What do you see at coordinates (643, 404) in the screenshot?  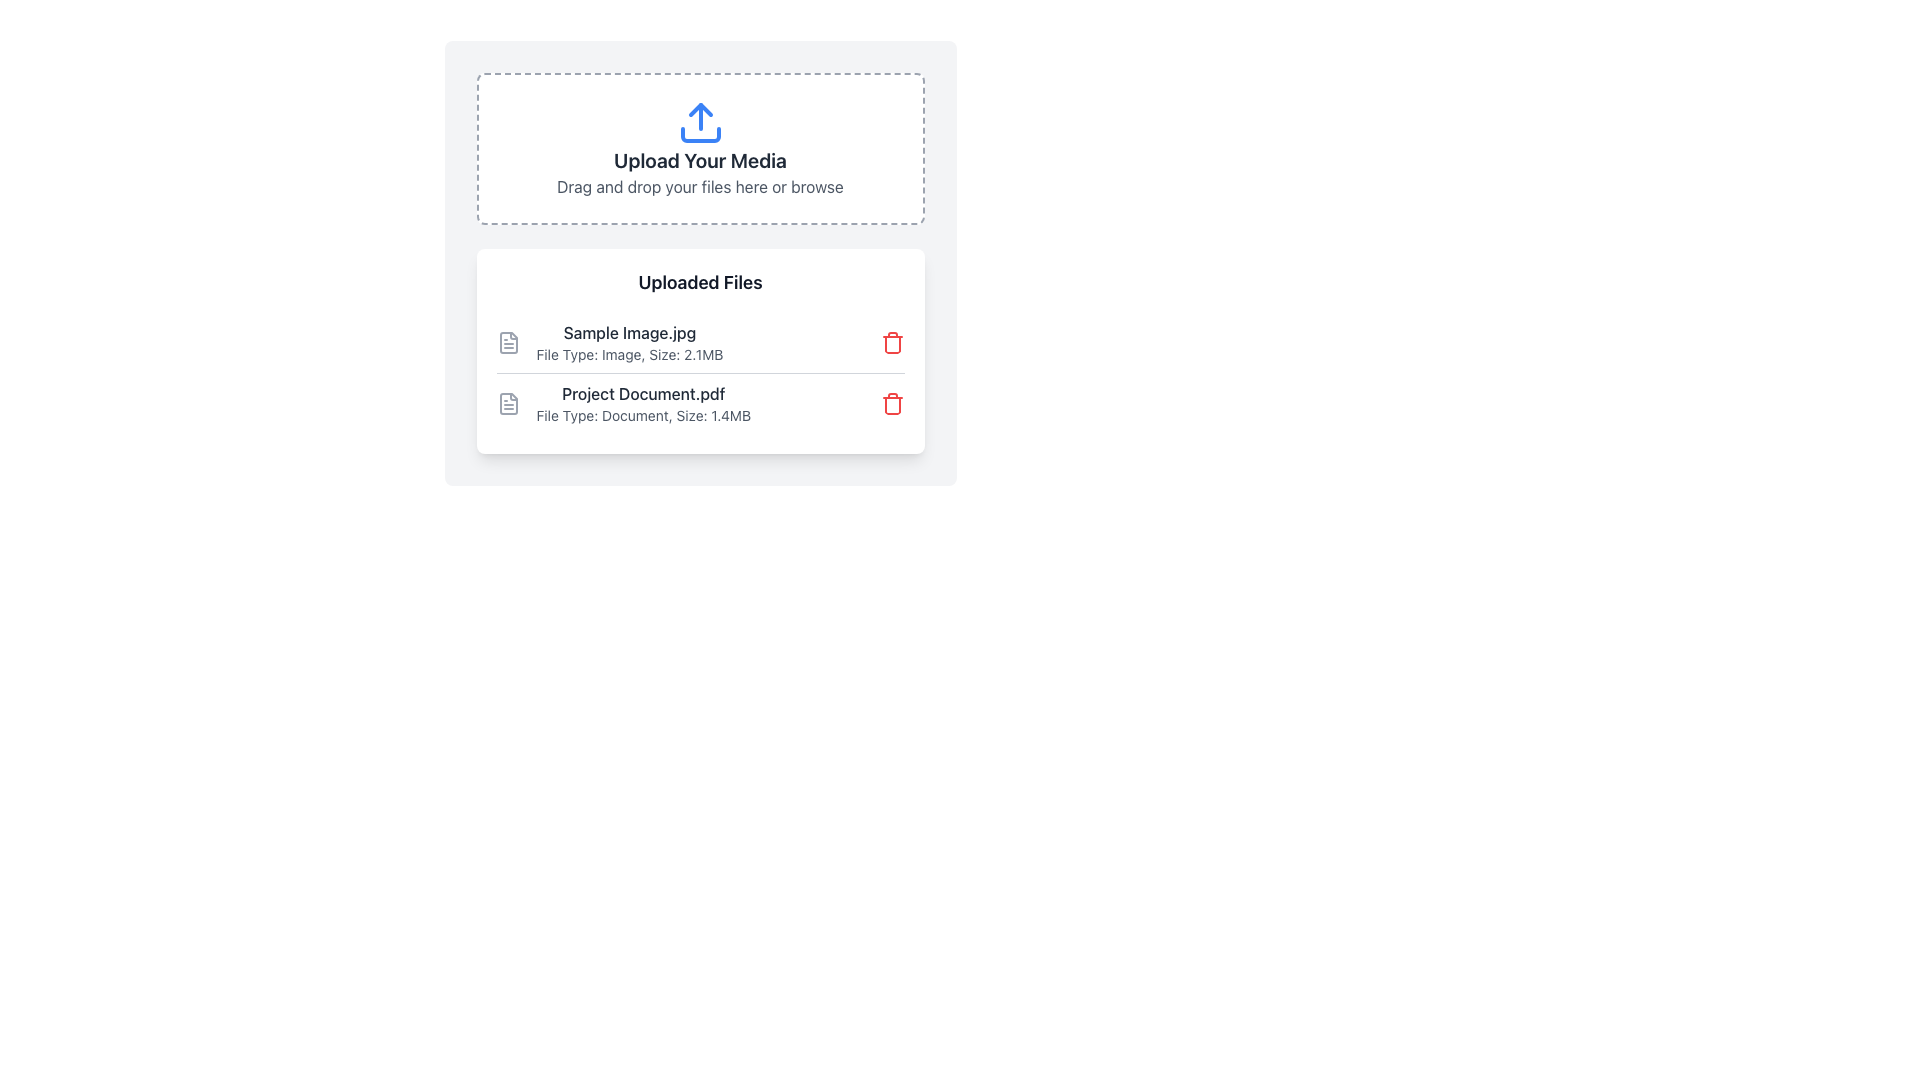 I see `the label displaying file information, specifically the text 'Project Document.pdf' and 'File Type: Document, Size: 1.4MB', located under the 'Uploaded Files' section` at bounding box center [643, 404].